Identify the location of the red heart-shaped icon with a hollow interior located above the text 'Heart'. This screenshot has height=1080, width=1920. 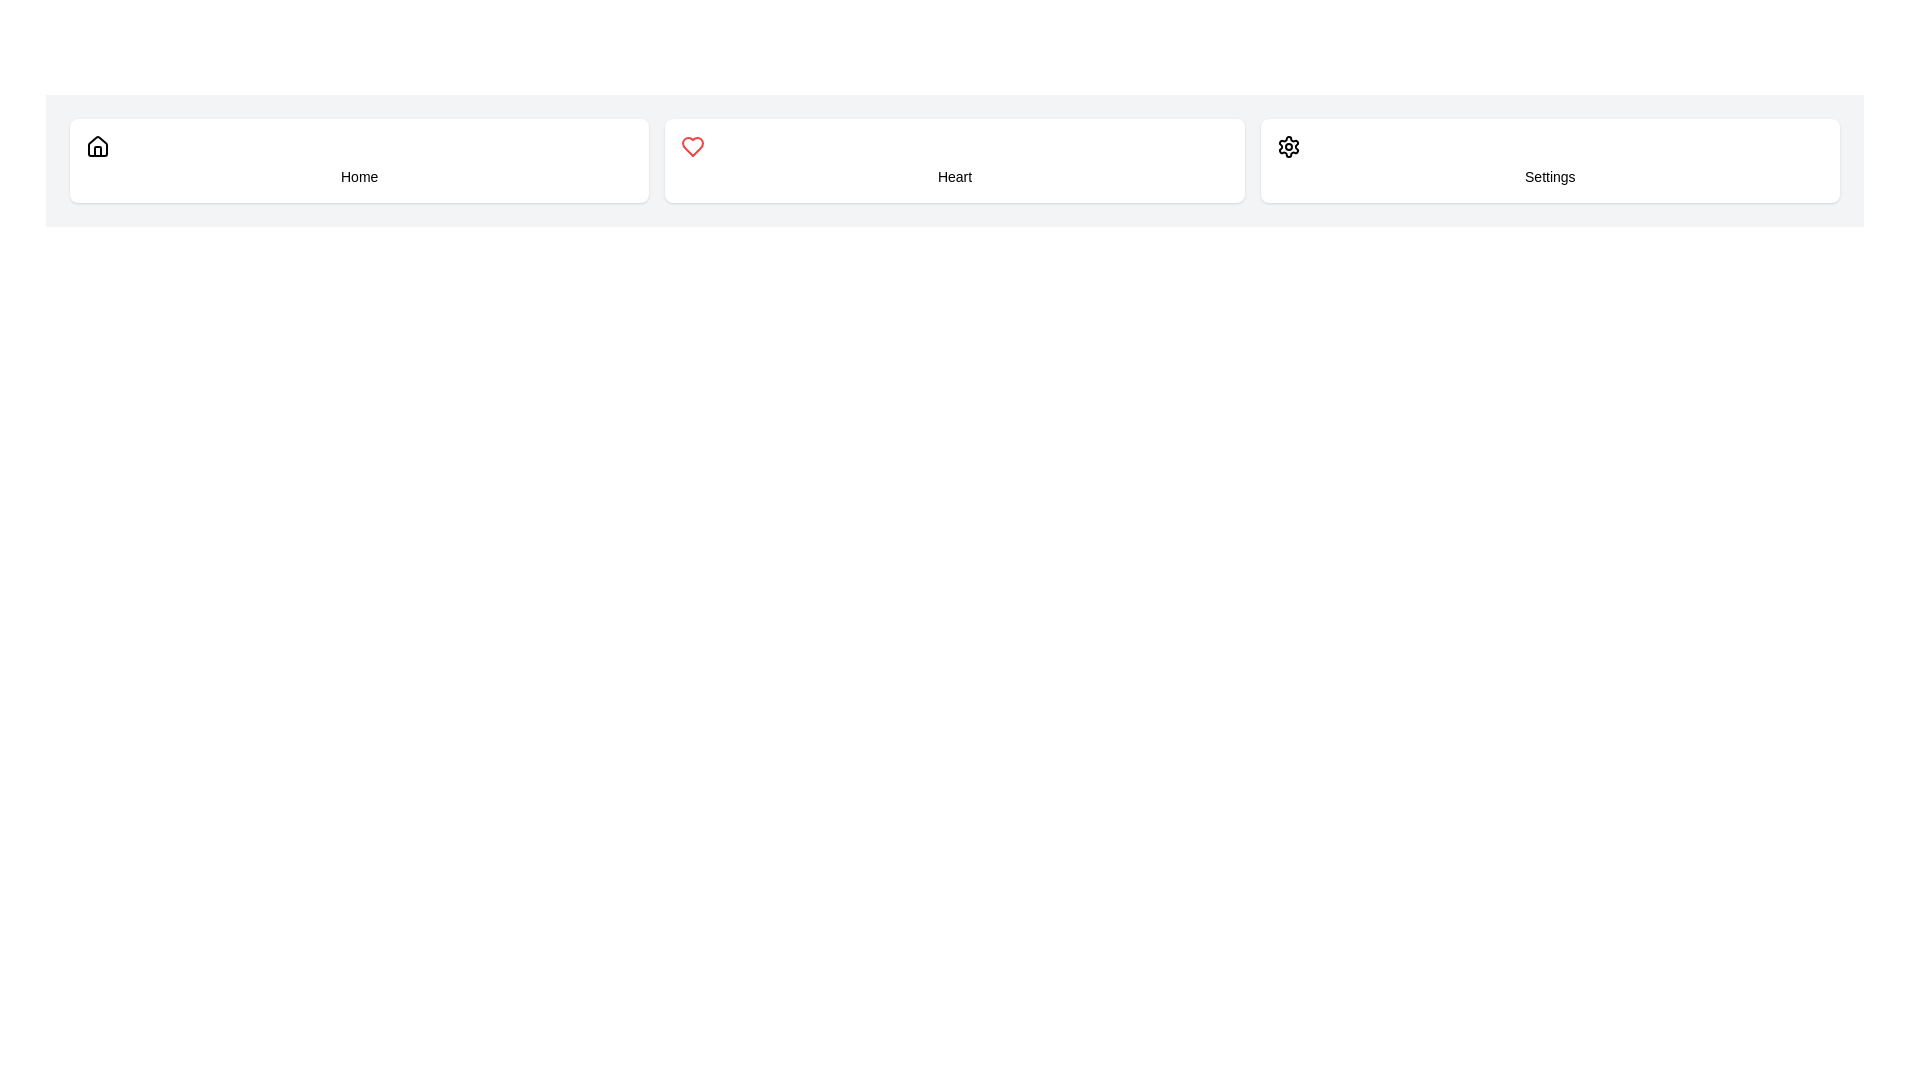
(693, 145).